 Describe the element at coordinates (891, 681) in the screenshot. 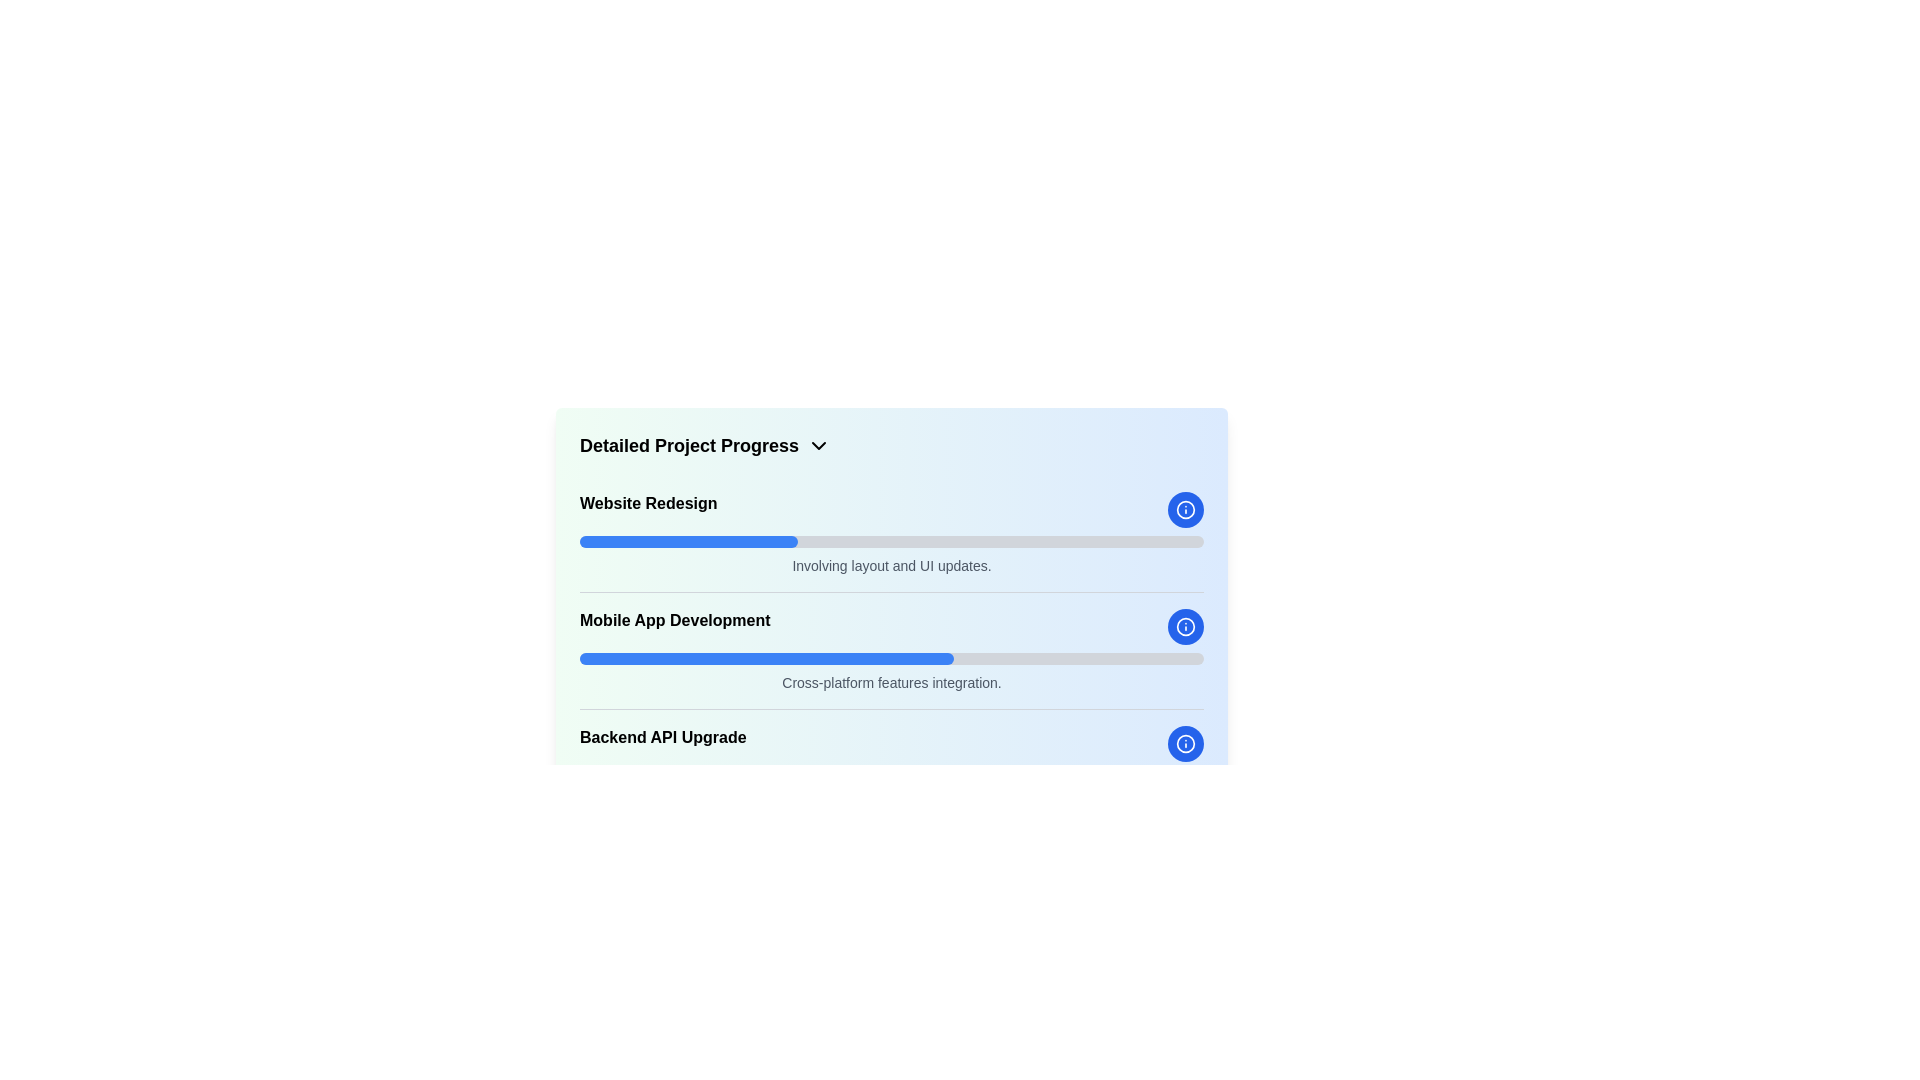

I see `the supplementary description text for the 'Mobile App Development' section, located below the blue progress bar` at that location.